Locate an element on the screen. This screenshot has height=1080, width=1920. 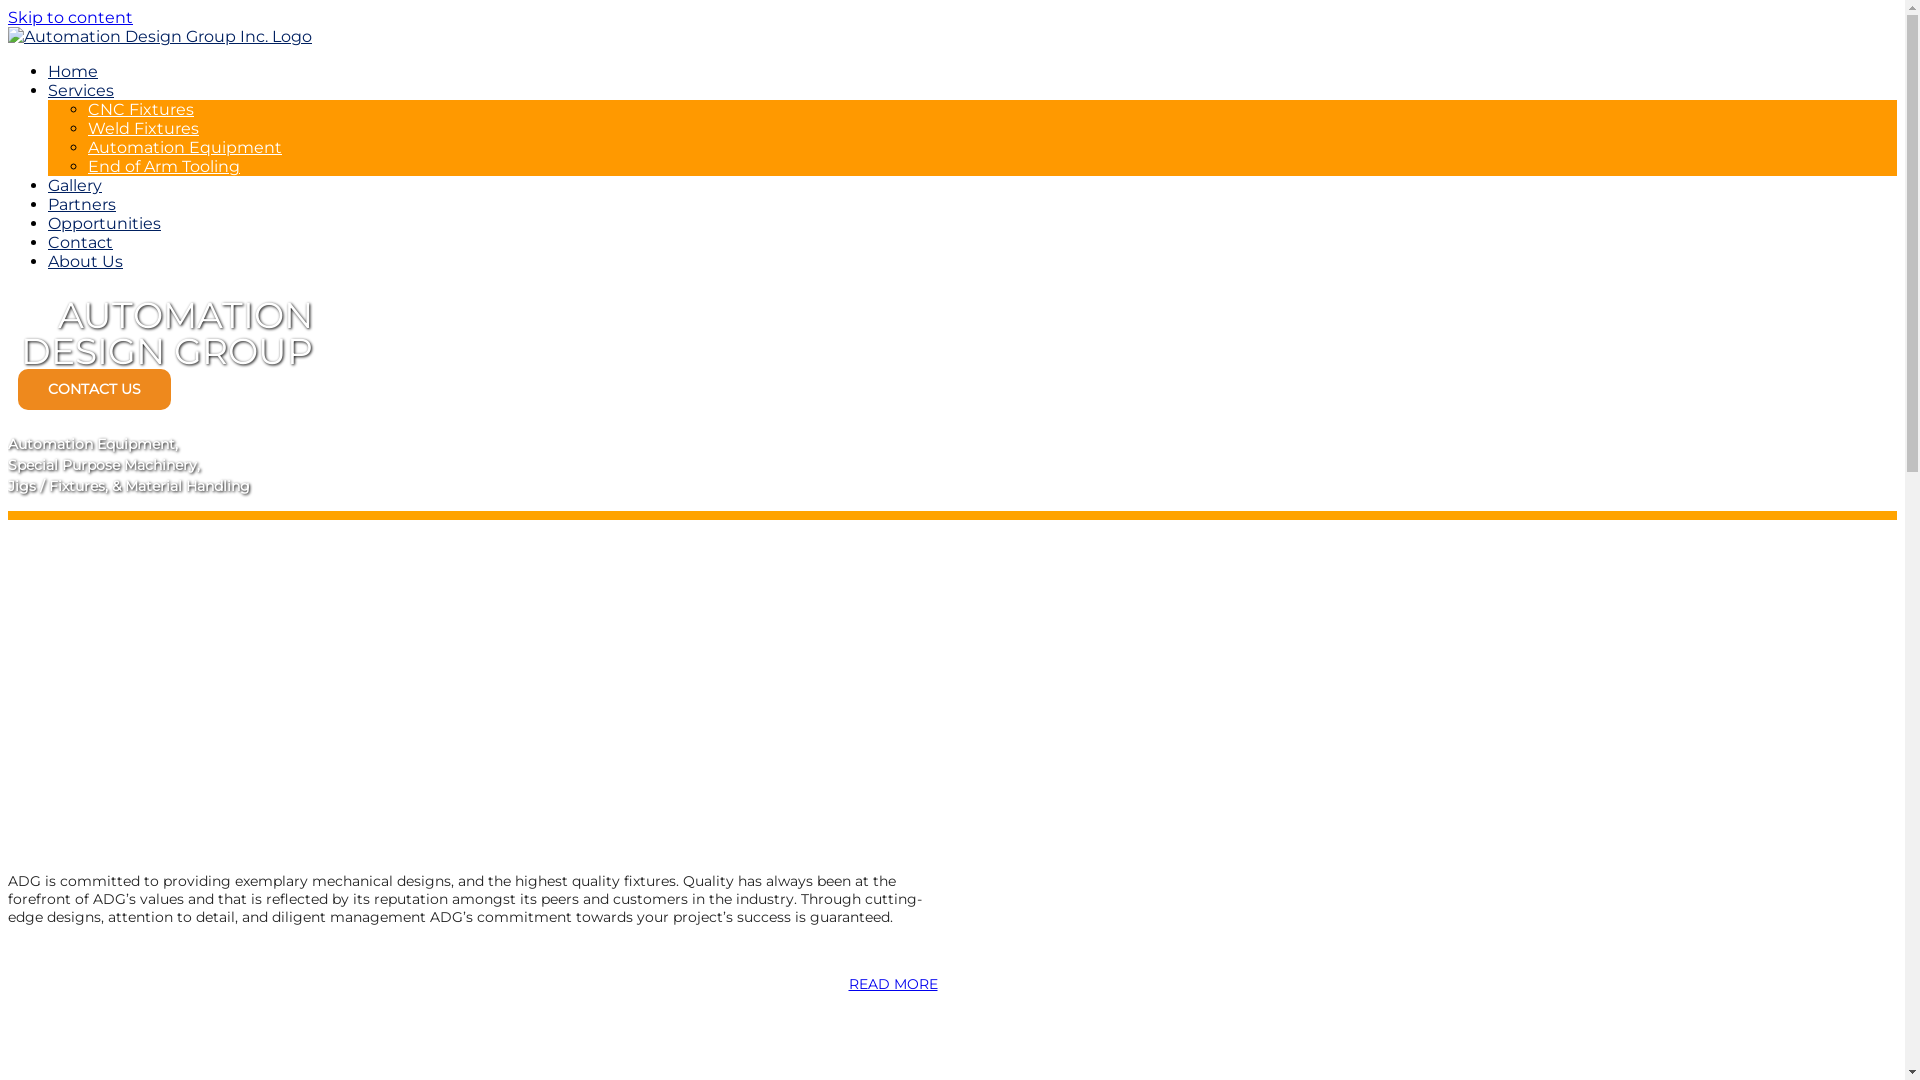
'Opportunities' is located at coordinates (103, 223).